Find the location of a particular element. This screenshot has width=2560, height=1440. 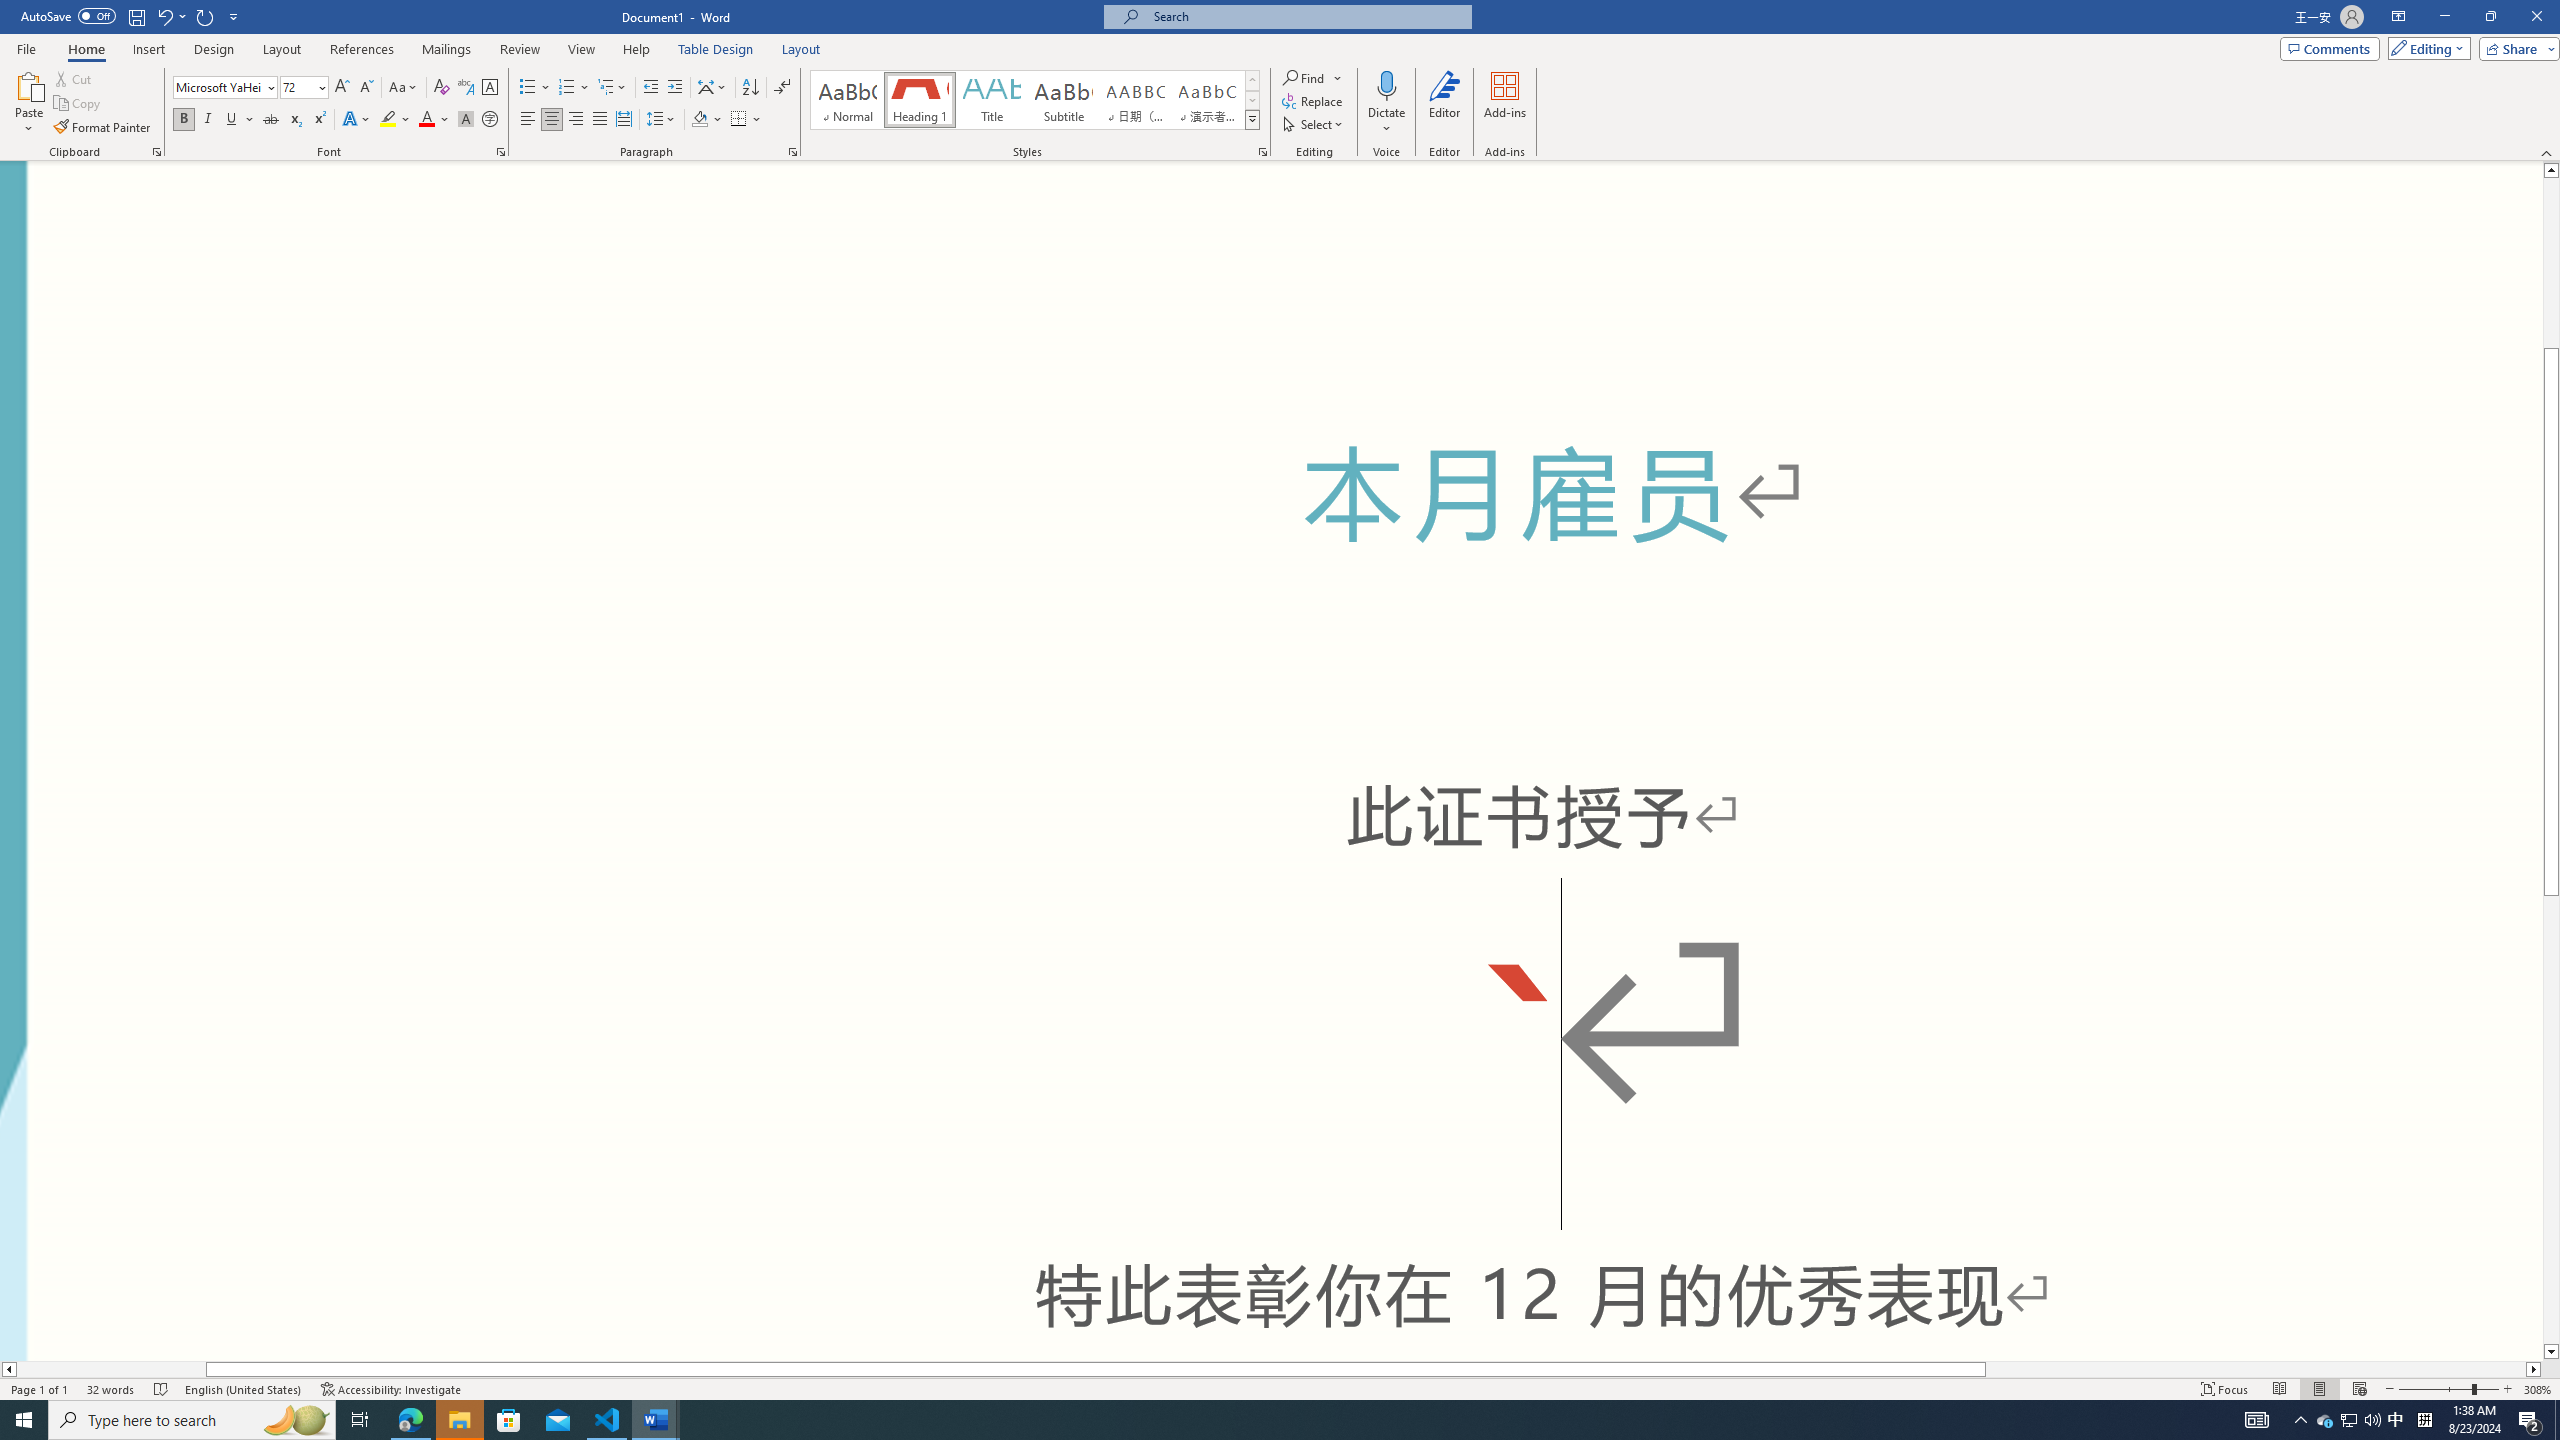

'Save' is located at coordinates (135, 15).